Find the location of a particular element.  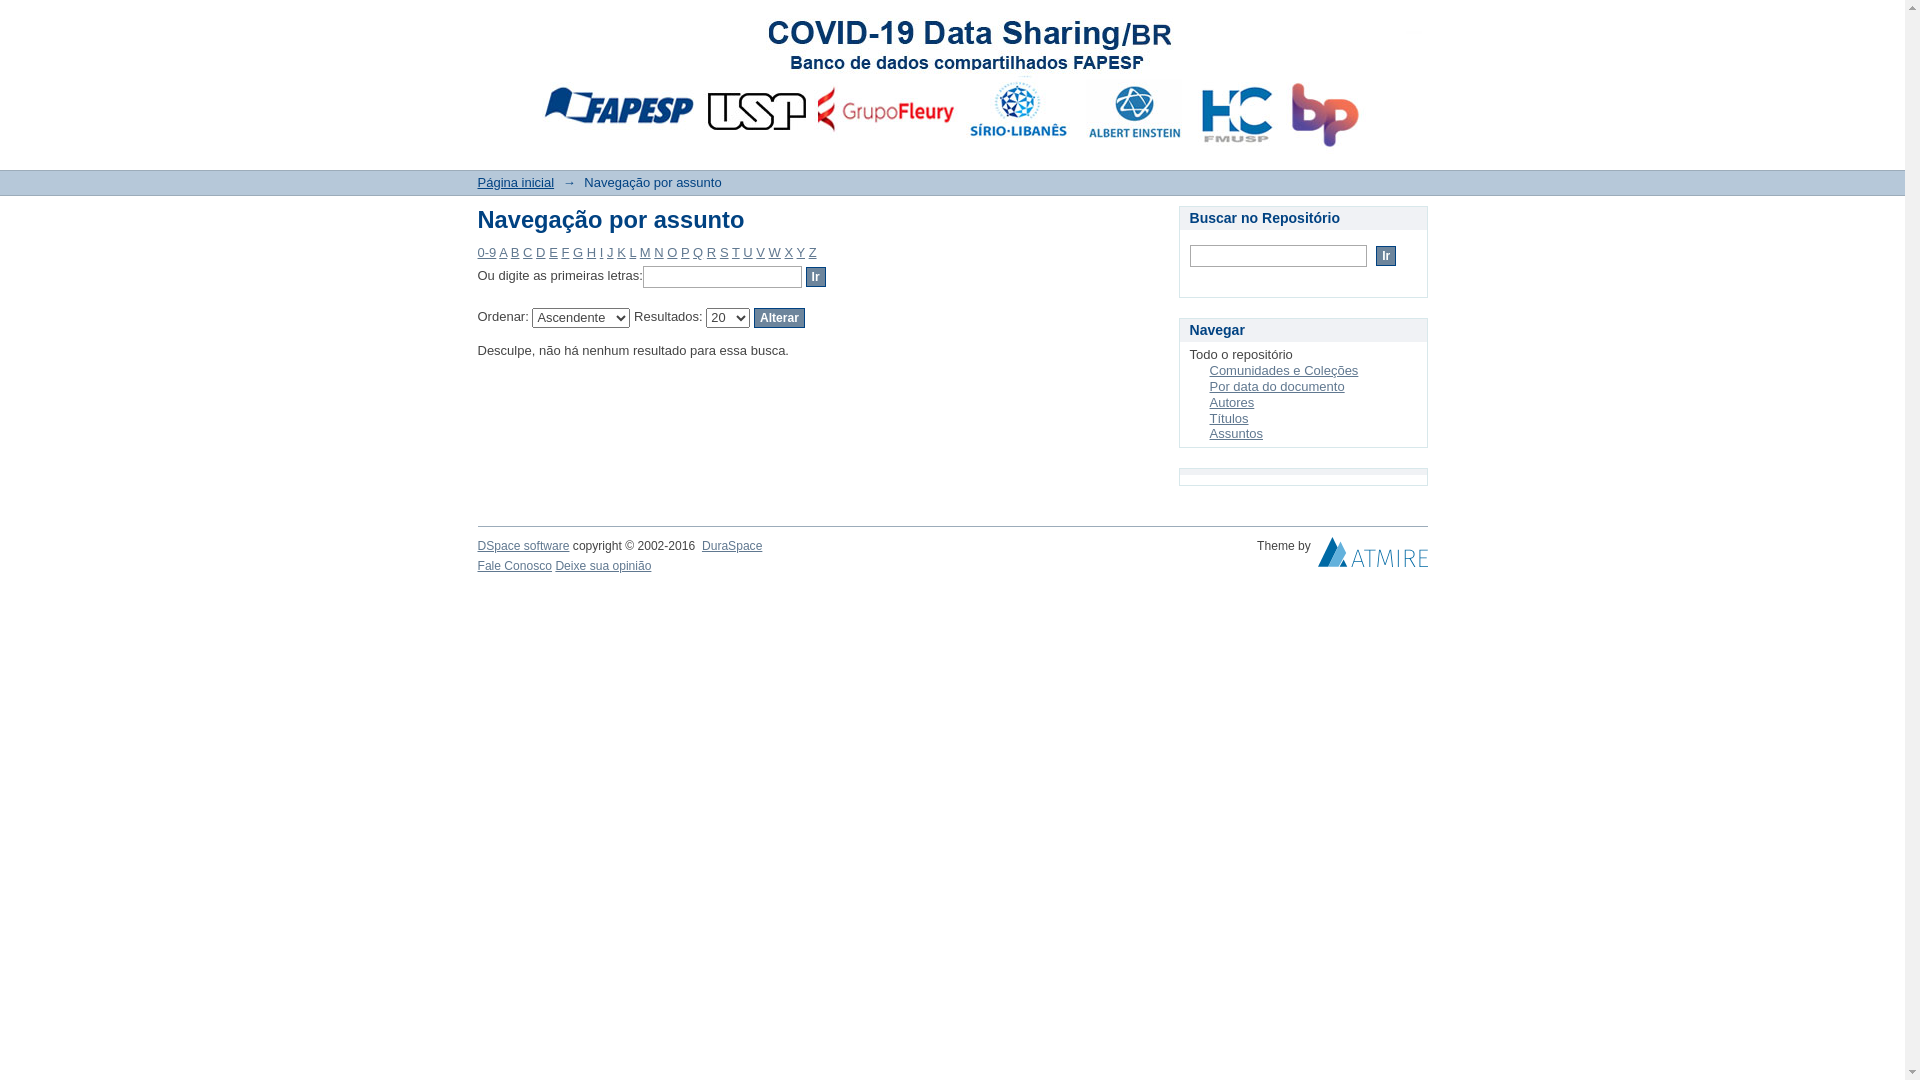

'I' is located at coordinates (599, 251).